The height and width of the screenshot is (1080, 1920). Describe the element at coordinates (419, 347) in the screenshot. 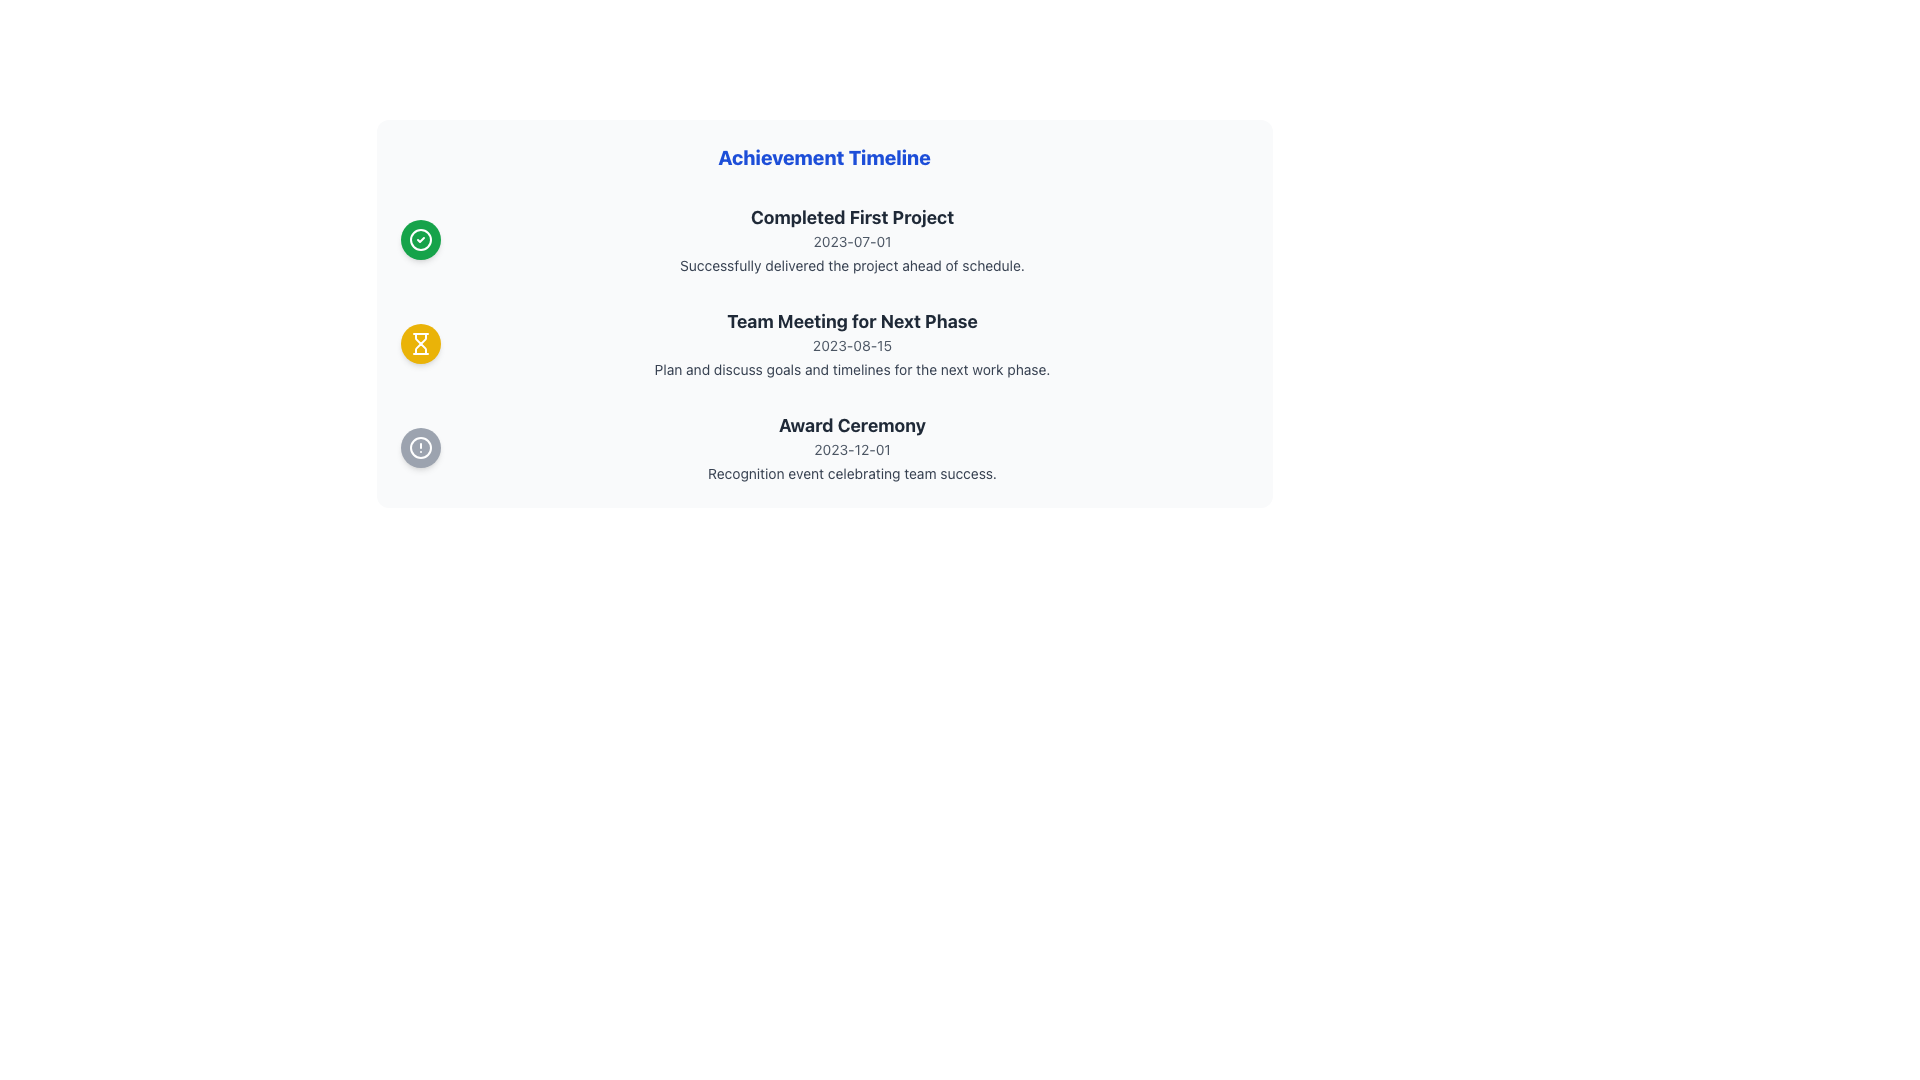

I see `the hourglass-shaped SVG icon` at that location.